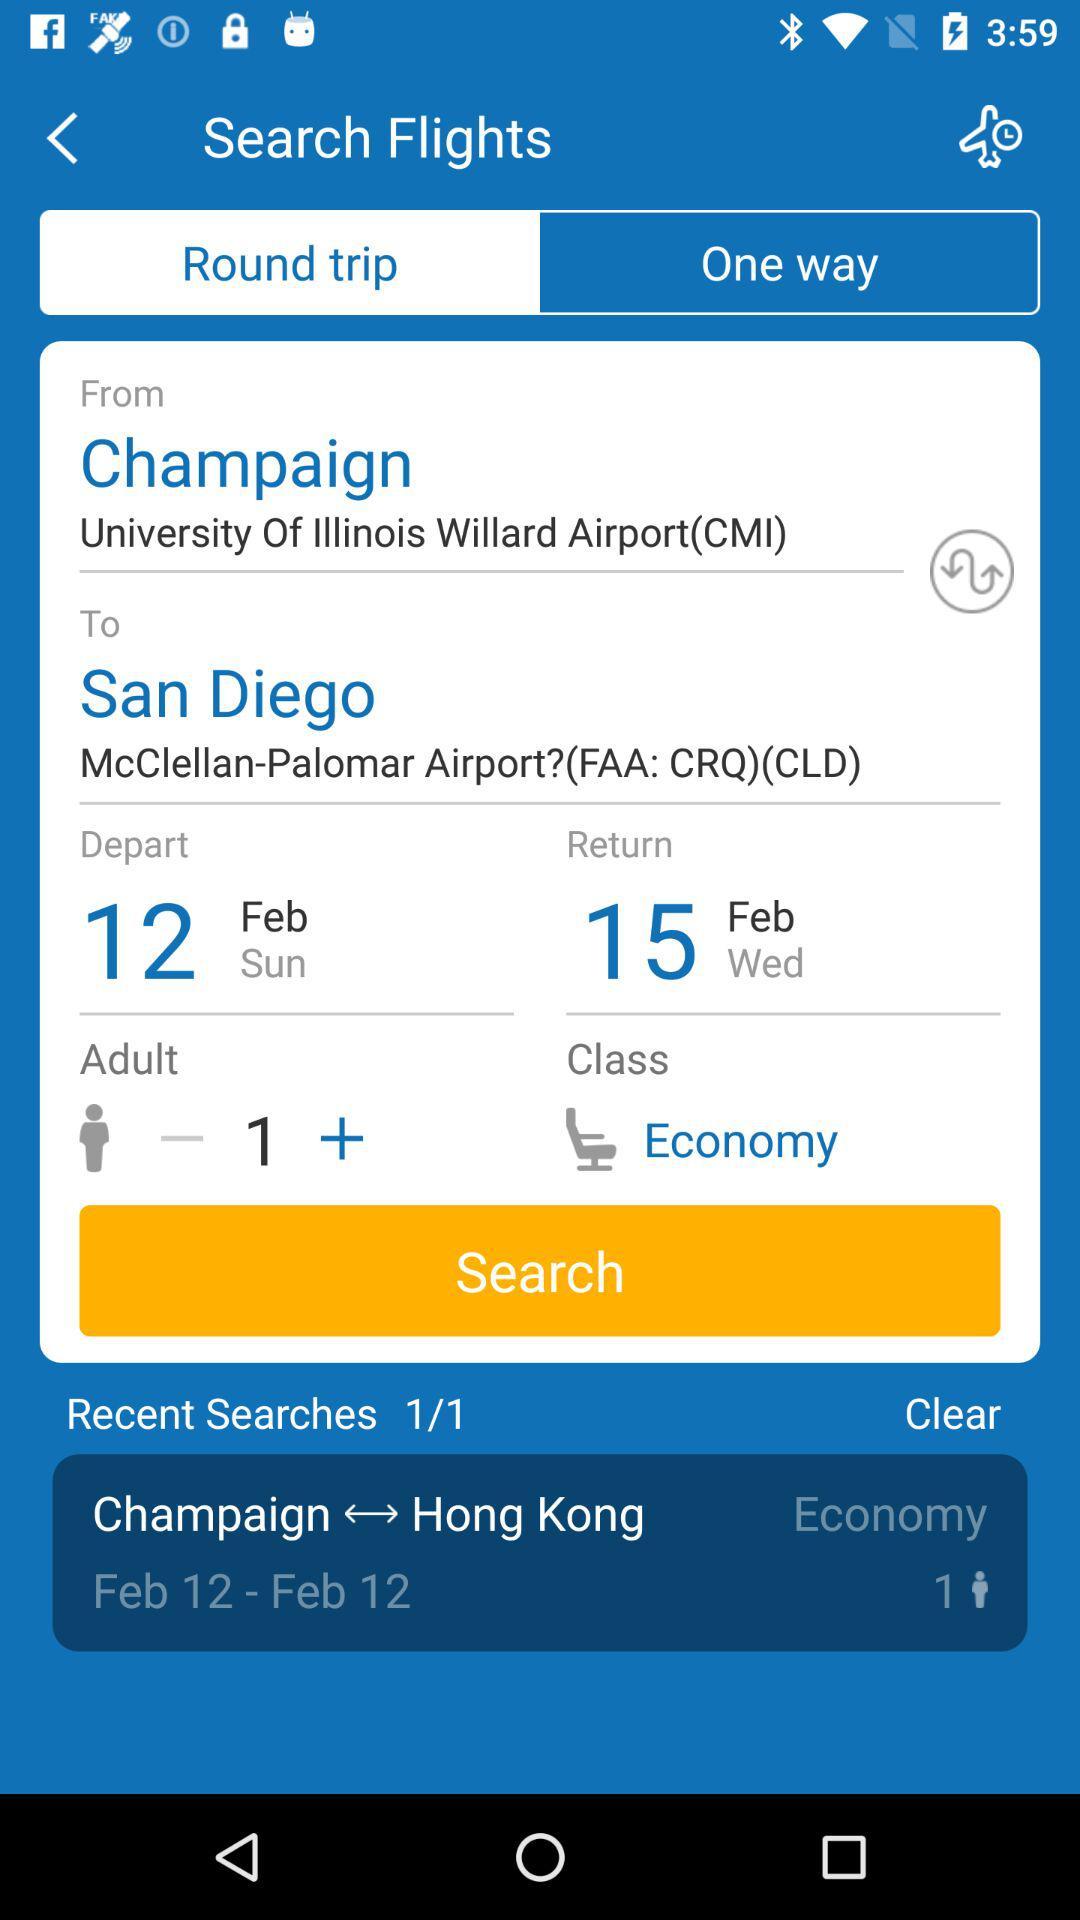  What do you see at coordinates (951, 1411) in the screenshot?
I see `clear icon` at bounding box center [951, 1411].